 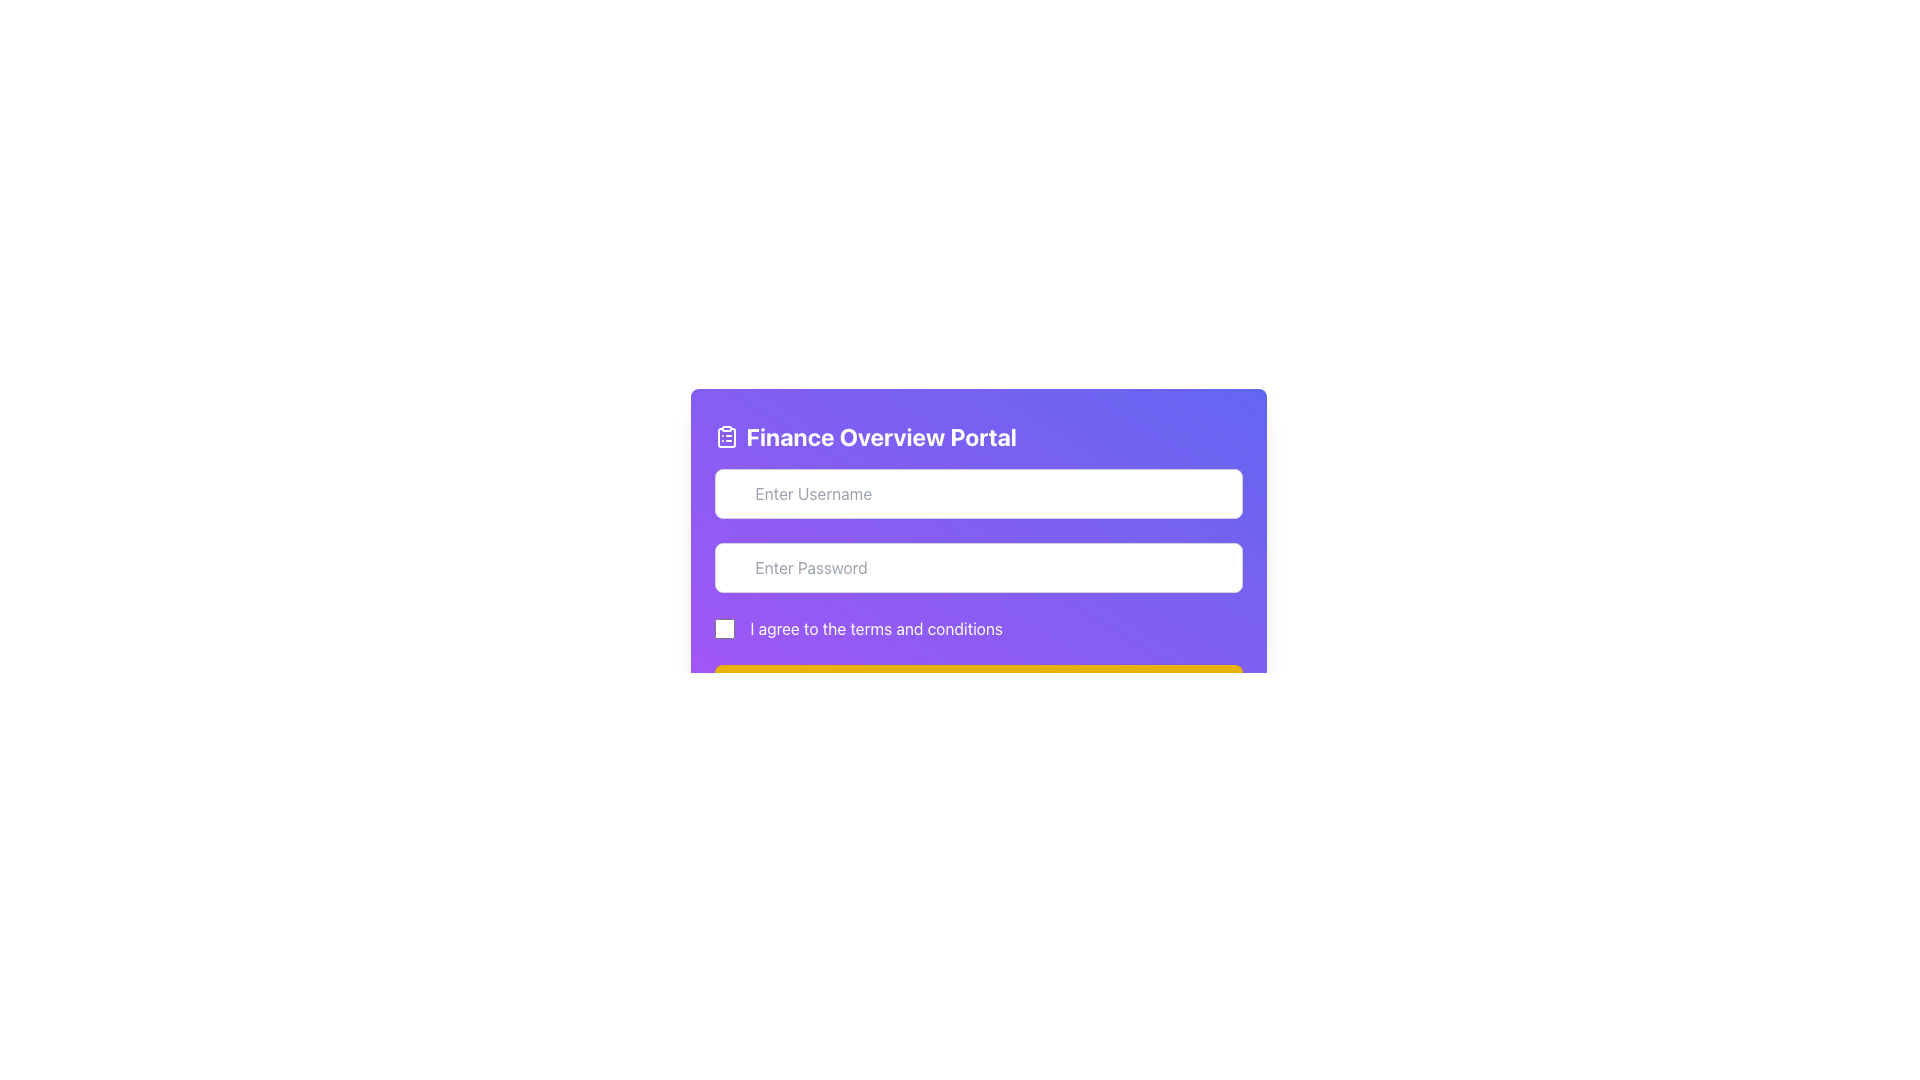 I want to click on header text which is styled with bold, white text on a gradient background, located at the top of the centered card above the user input fields, so click(x=978, y=435).